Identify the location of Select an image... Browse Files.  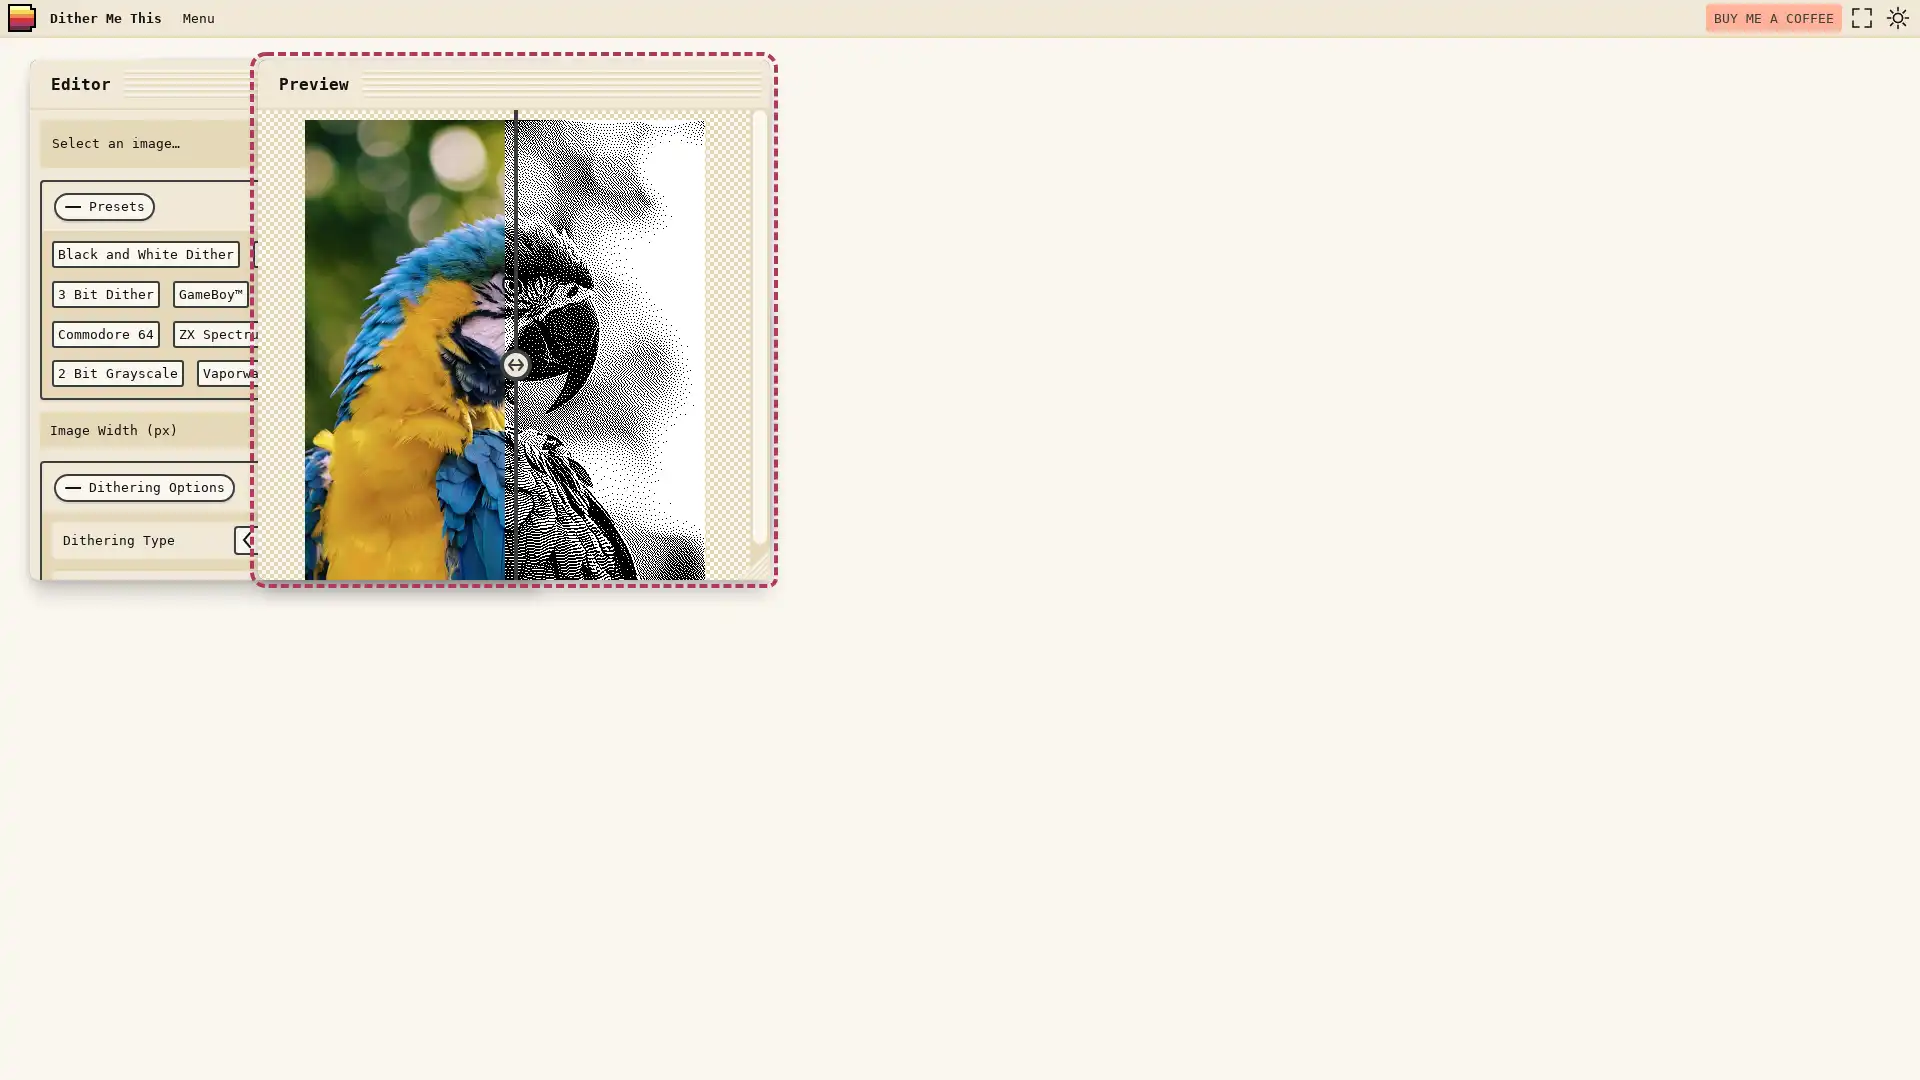
(294, 142).